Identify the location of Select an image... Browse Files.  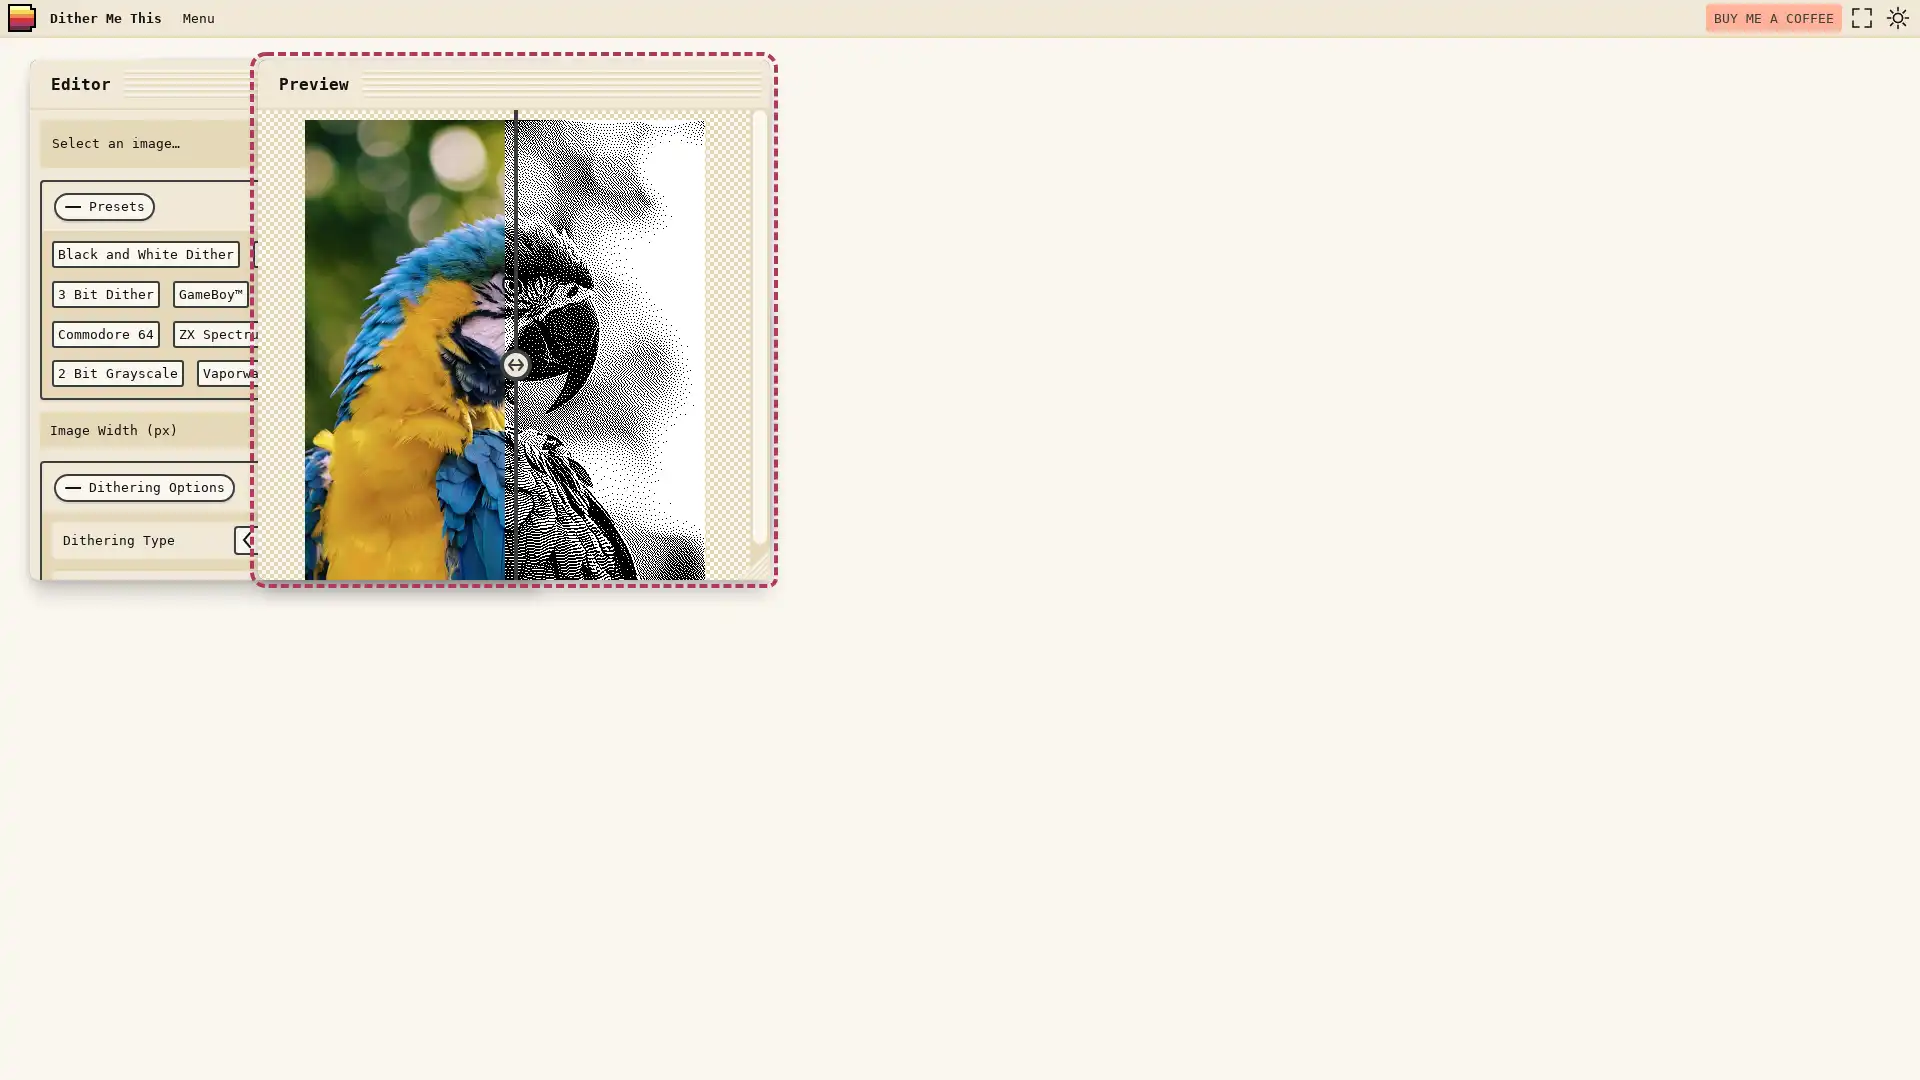
(294, 142).